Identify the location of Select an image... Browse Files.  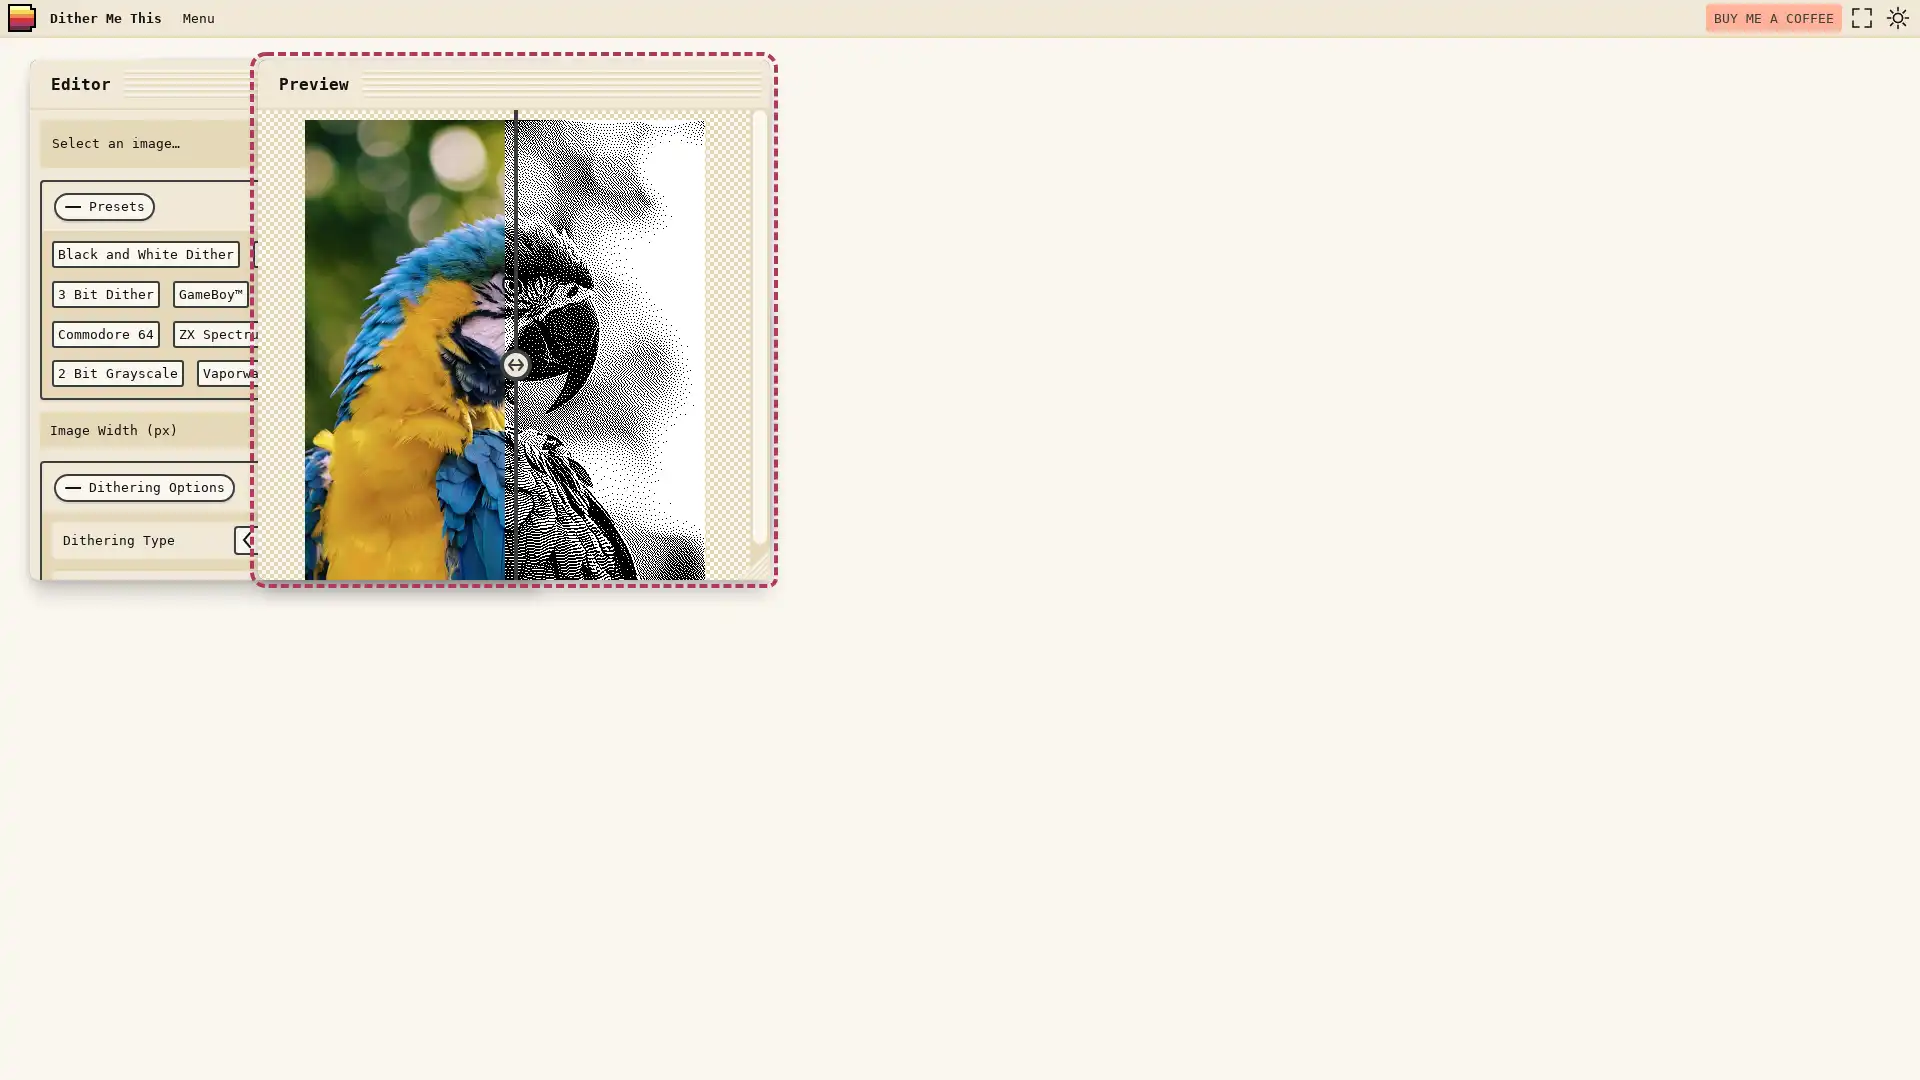
(294, 142).